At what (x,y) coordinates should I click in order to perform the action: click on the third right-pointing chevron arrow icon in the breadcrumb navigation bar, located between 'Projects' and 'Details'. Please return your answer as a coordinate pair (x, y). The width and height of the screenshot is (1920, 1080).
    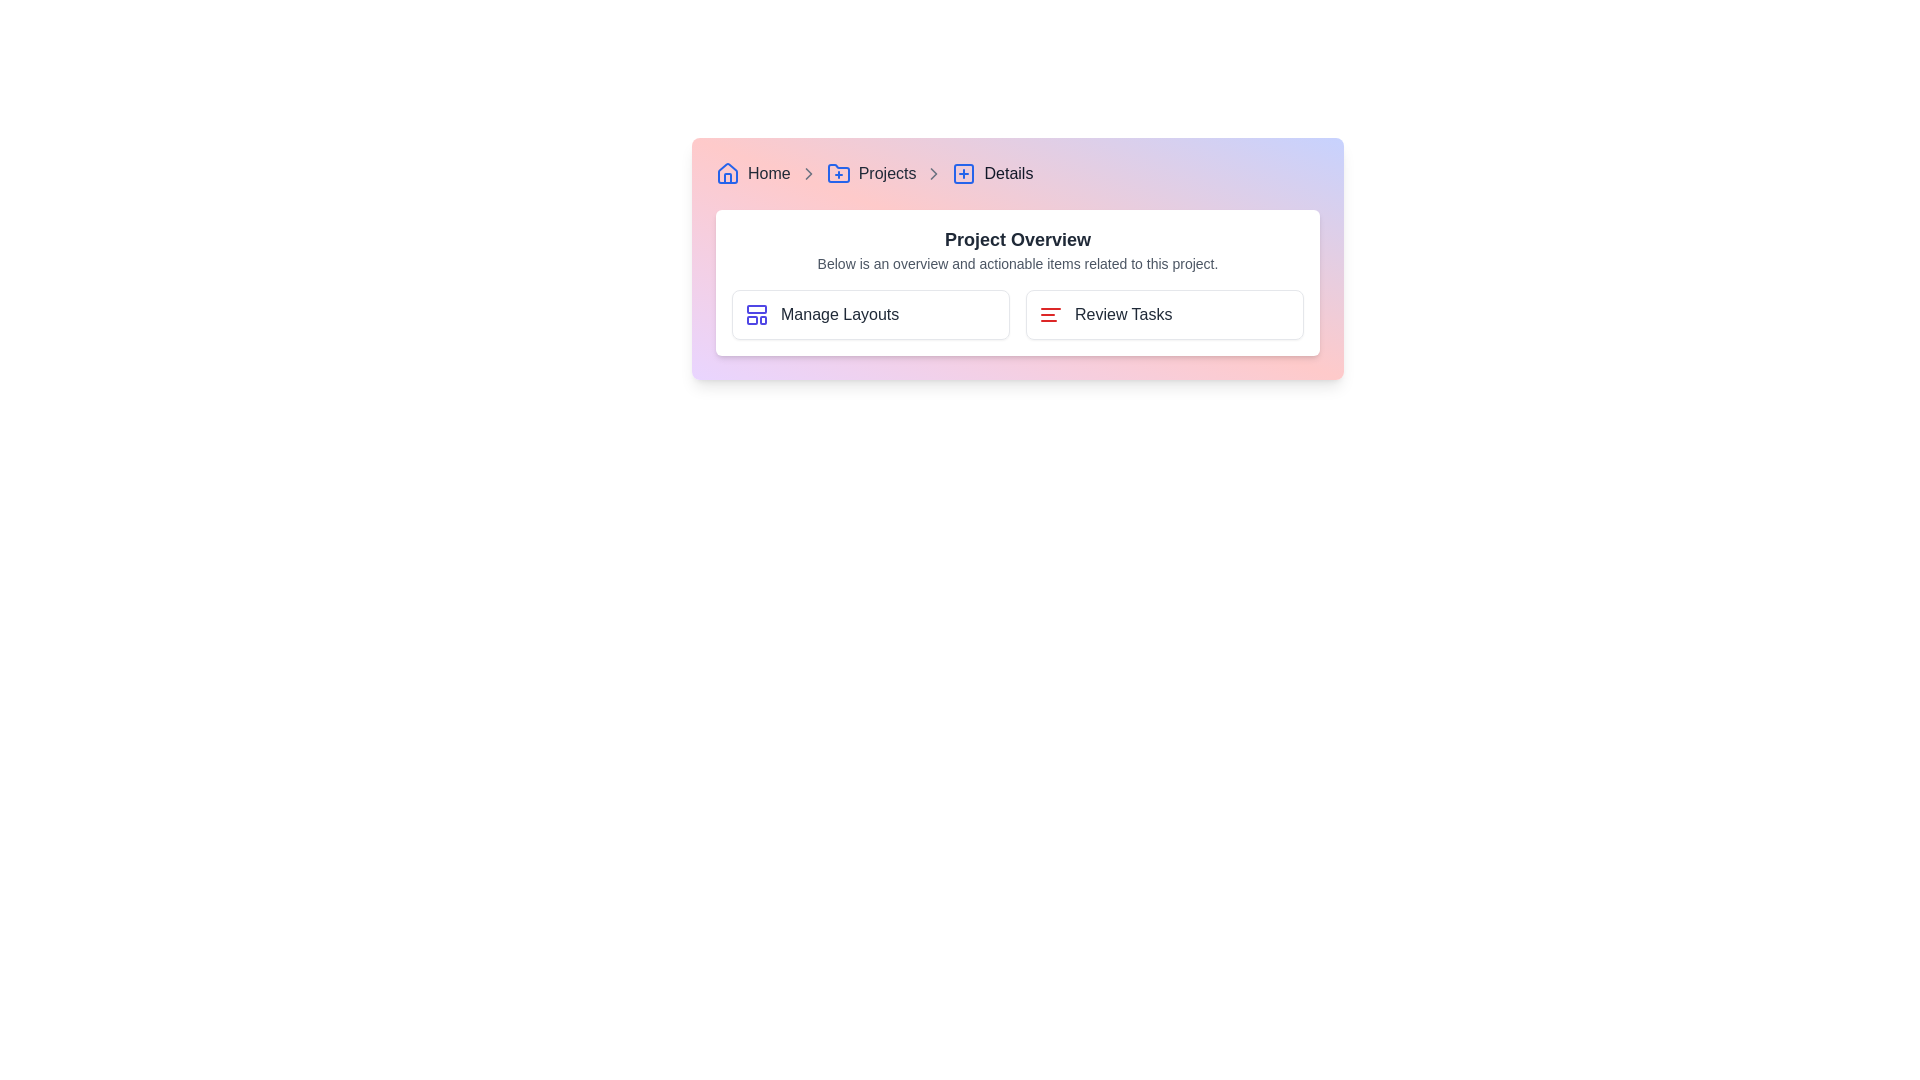
    Looking at the image, I should click on (933, 172).